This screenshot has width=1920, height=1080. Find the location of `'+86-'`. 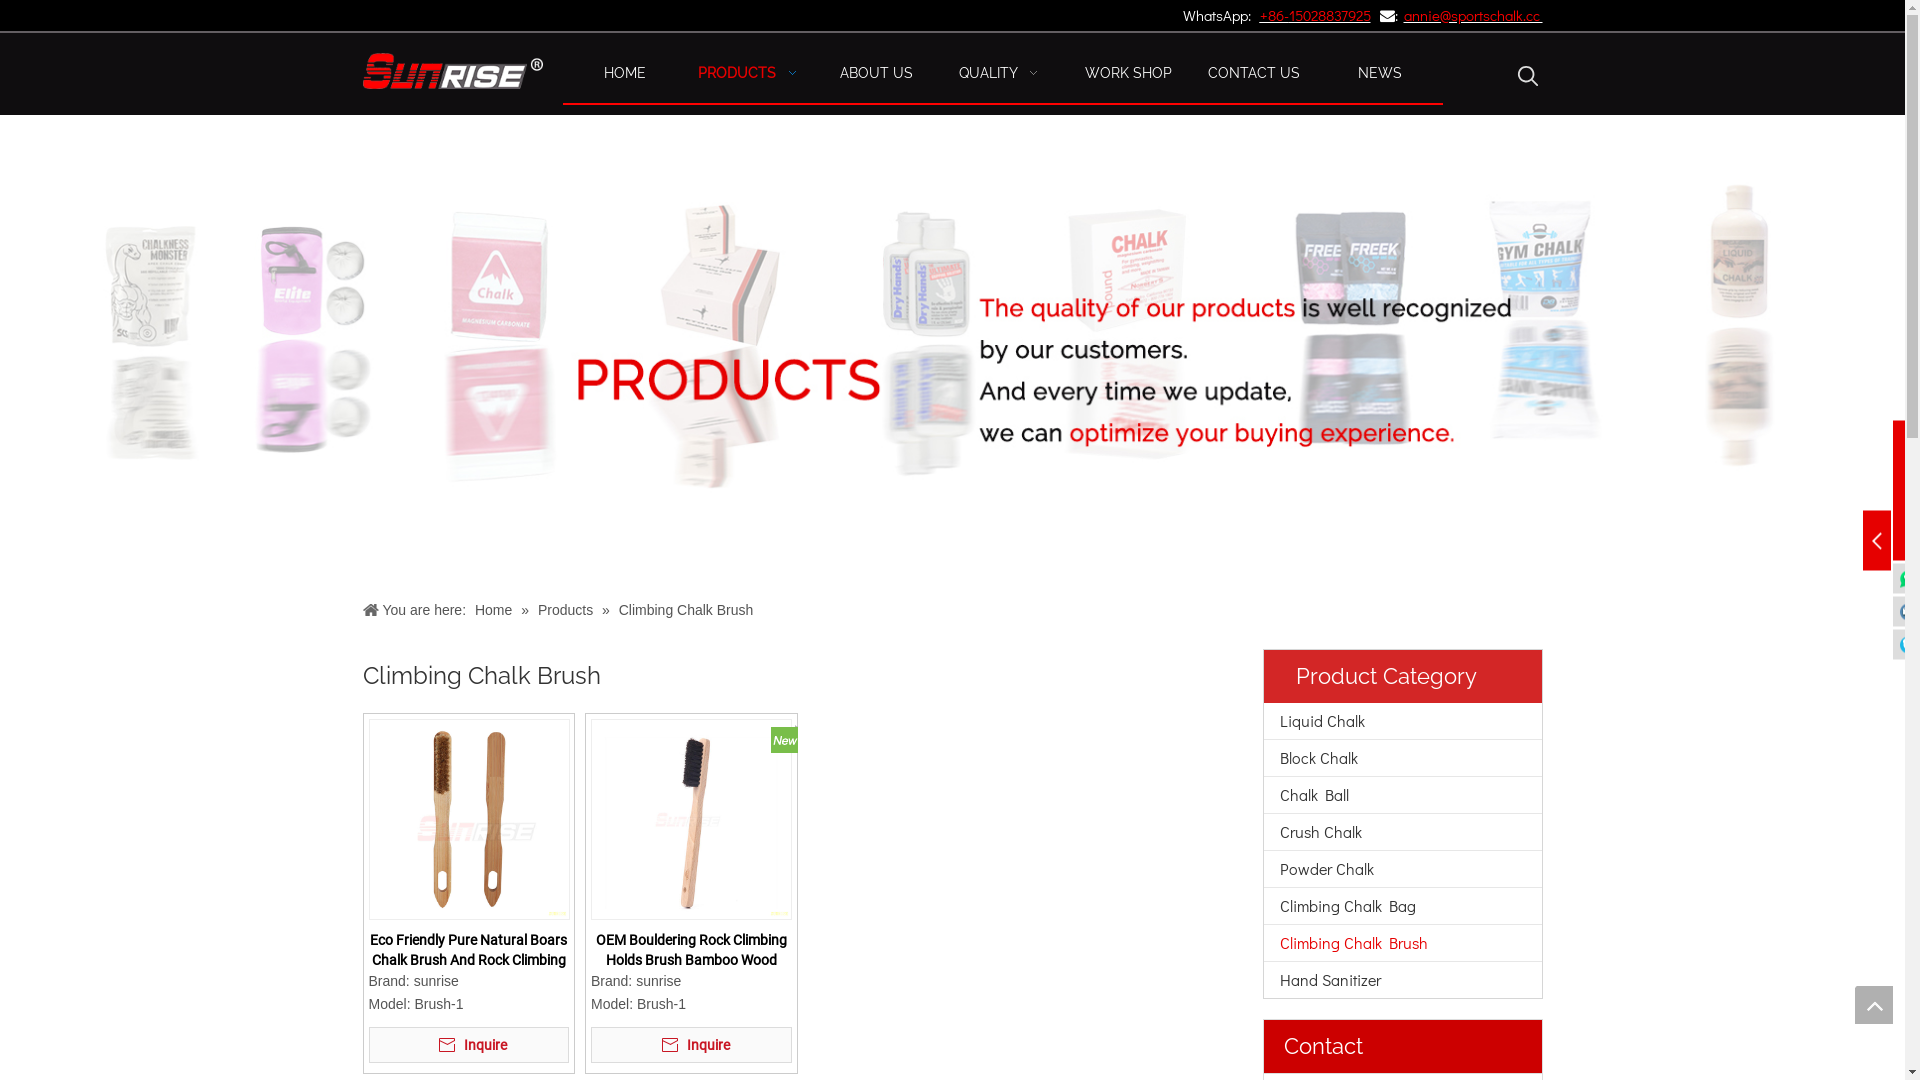

'+86-' is located at coordinates (1258, 15).